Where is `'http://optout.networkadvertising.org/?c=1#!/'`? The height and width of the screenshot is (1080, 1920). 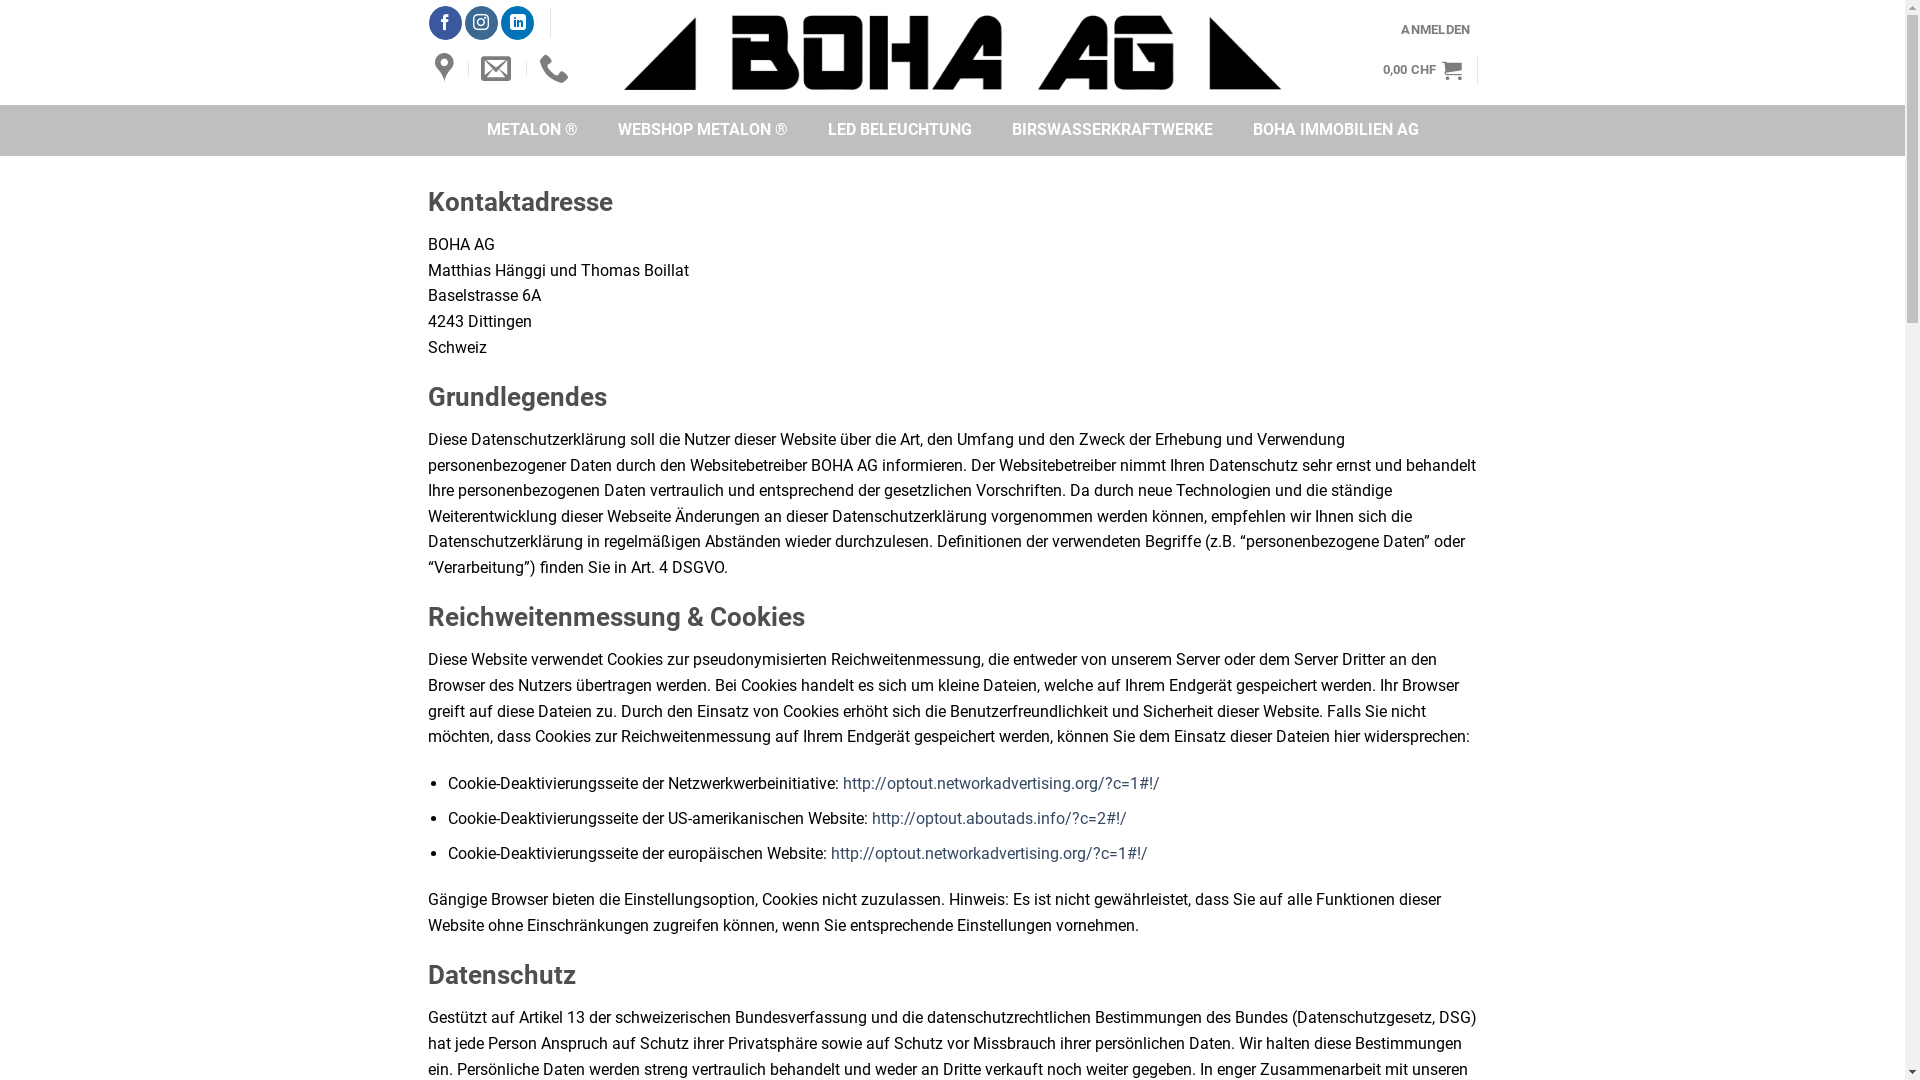 'http://optout.networkadvertising.org/?c=1#!/' is located at coordinates (1001, 782).